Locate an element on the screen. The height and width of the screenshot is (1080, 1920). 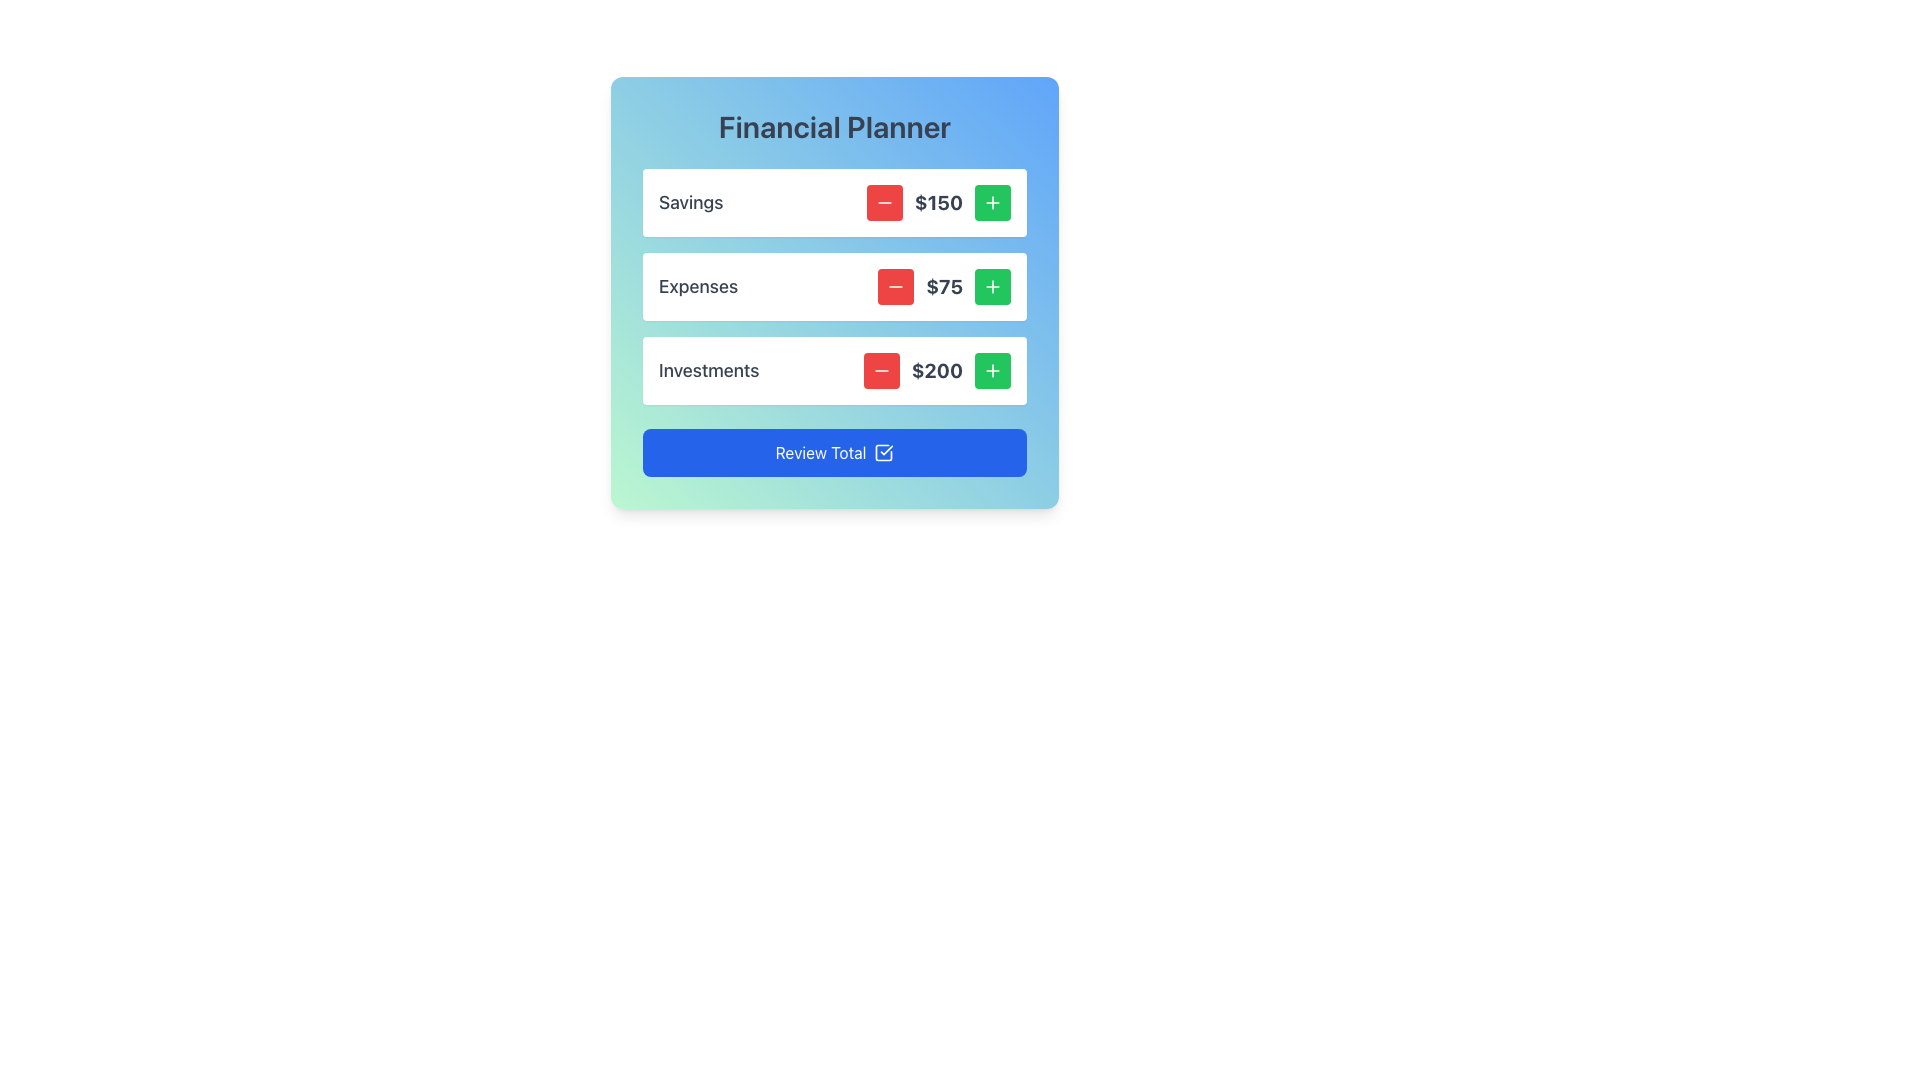
the central text label displaying the current monetary value for the 'Expenses' category, which is located between a red button on the left and a green plus button on the right is located at coordinates (943, 286).